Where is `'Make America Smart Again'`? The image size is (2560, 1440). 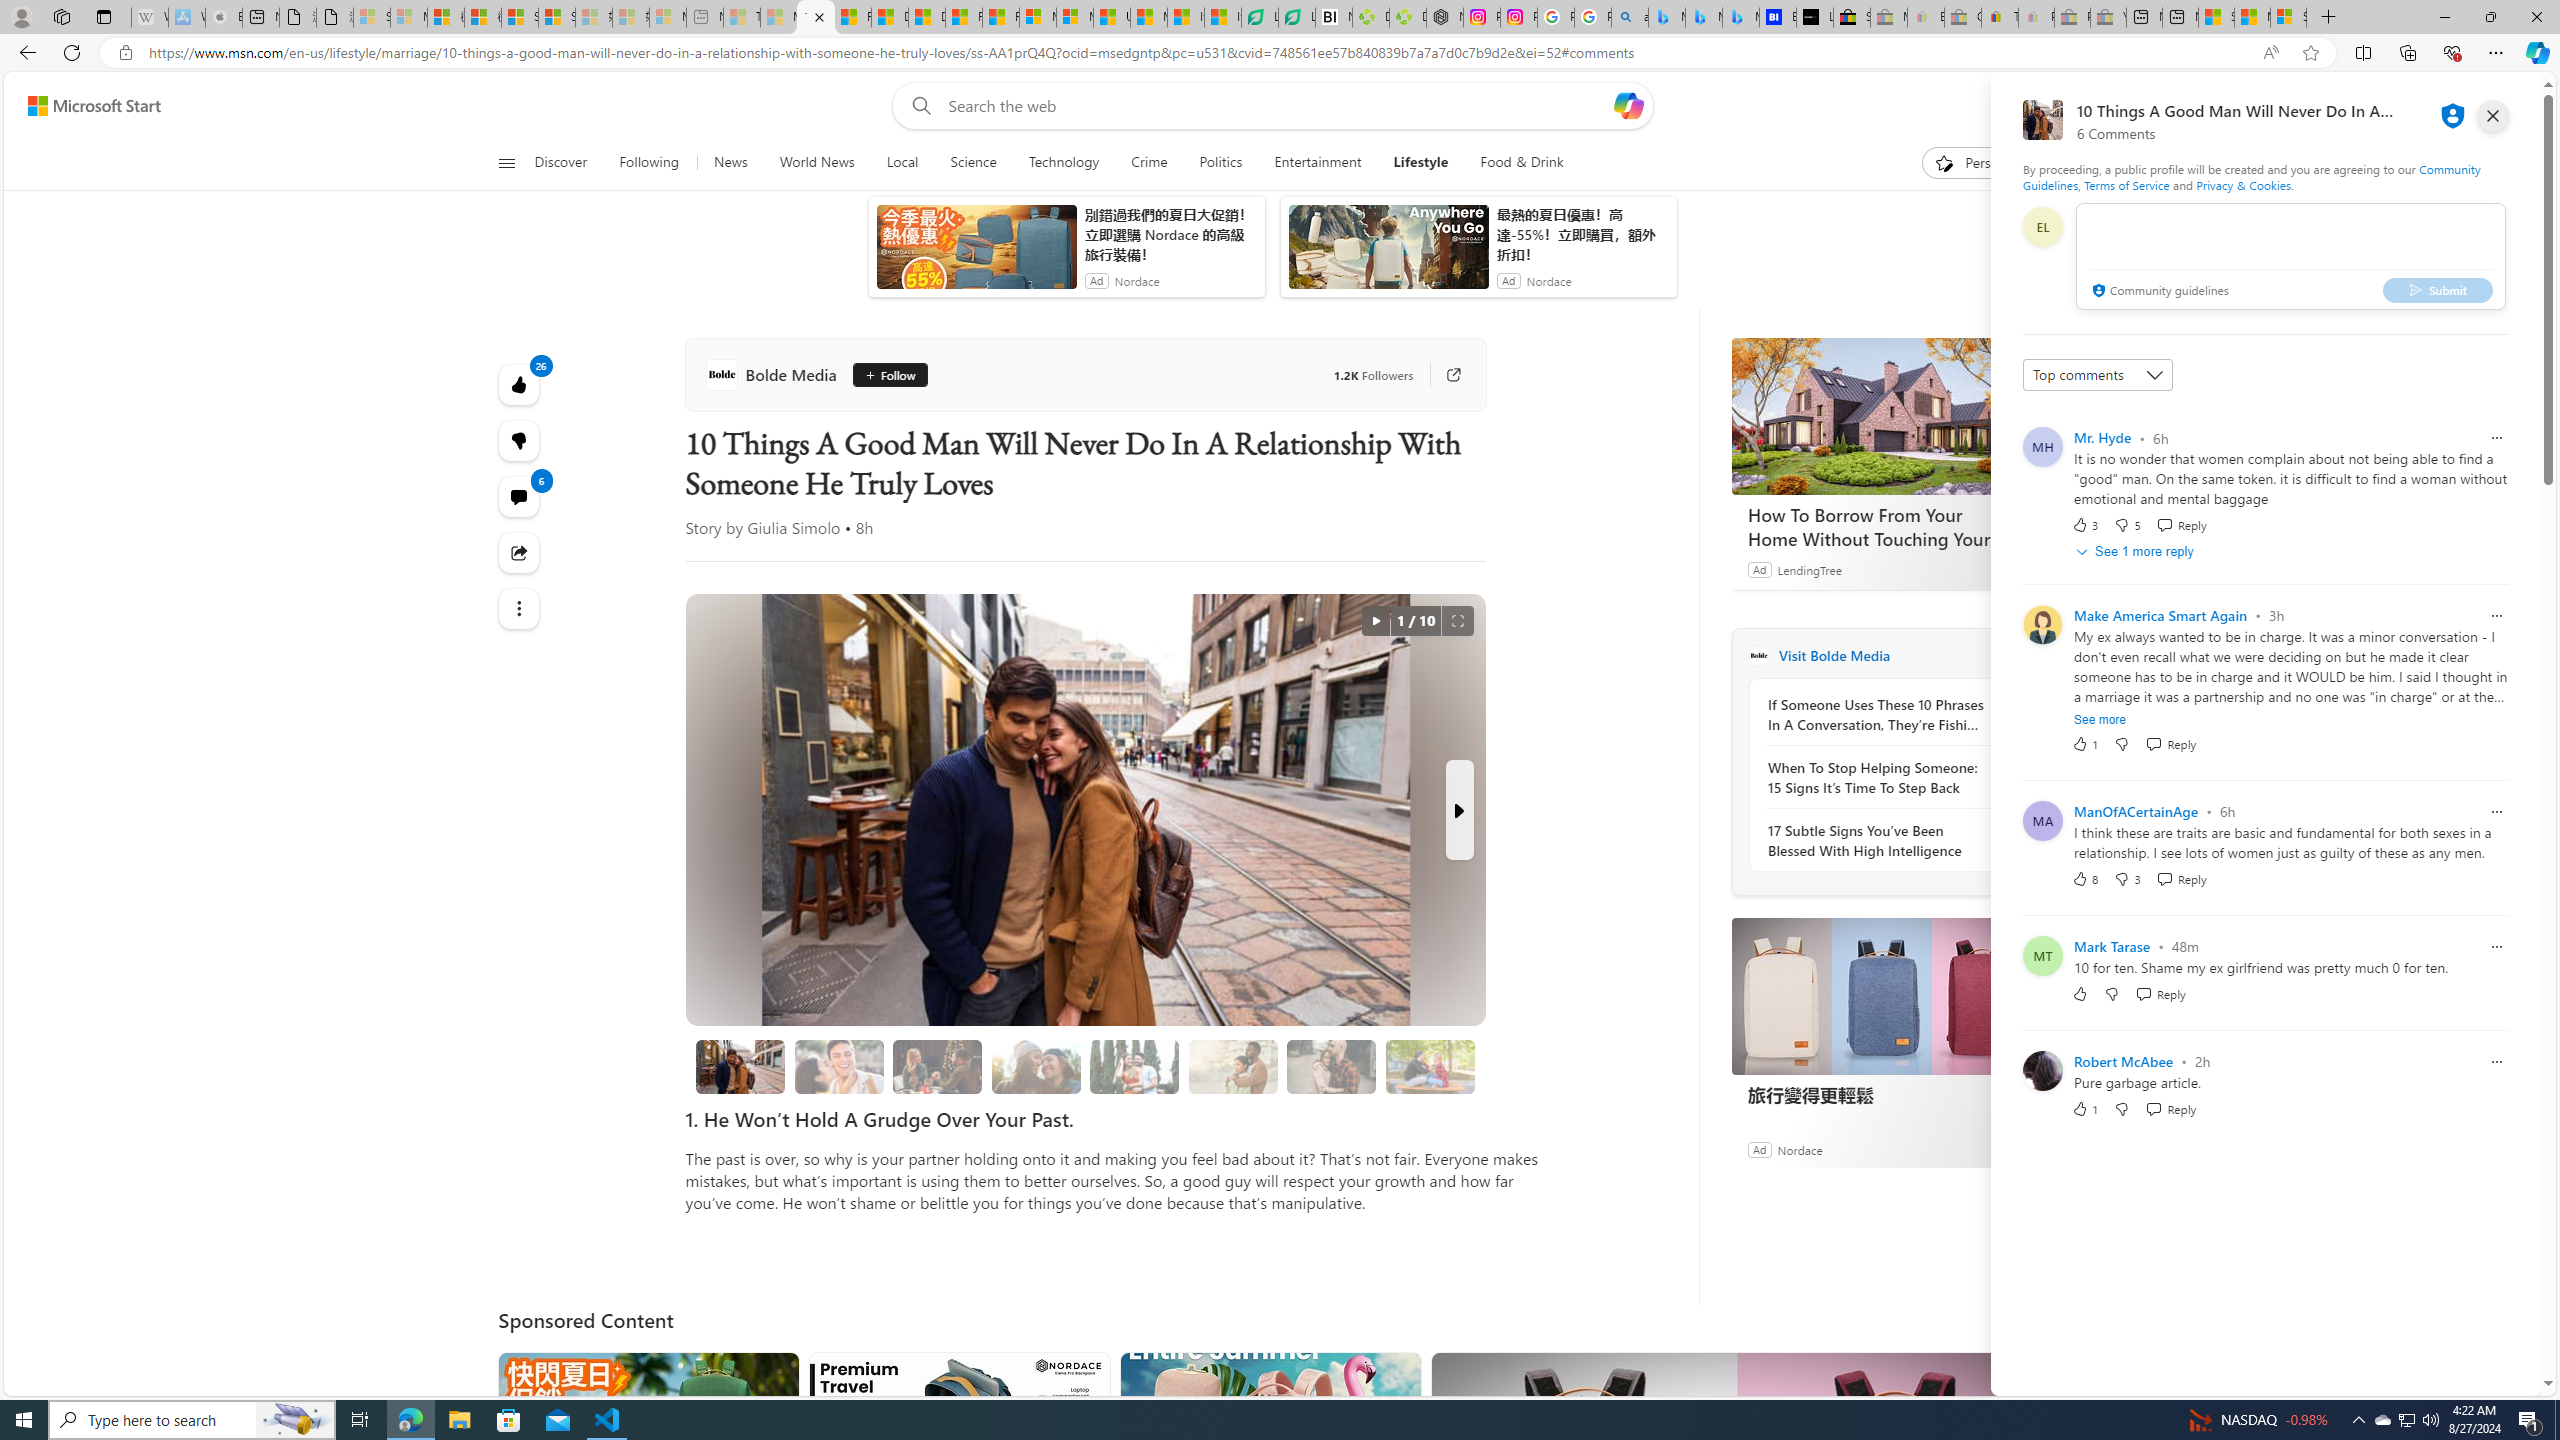
'Make America Smart Again' is located at coordinates (2160, 614).